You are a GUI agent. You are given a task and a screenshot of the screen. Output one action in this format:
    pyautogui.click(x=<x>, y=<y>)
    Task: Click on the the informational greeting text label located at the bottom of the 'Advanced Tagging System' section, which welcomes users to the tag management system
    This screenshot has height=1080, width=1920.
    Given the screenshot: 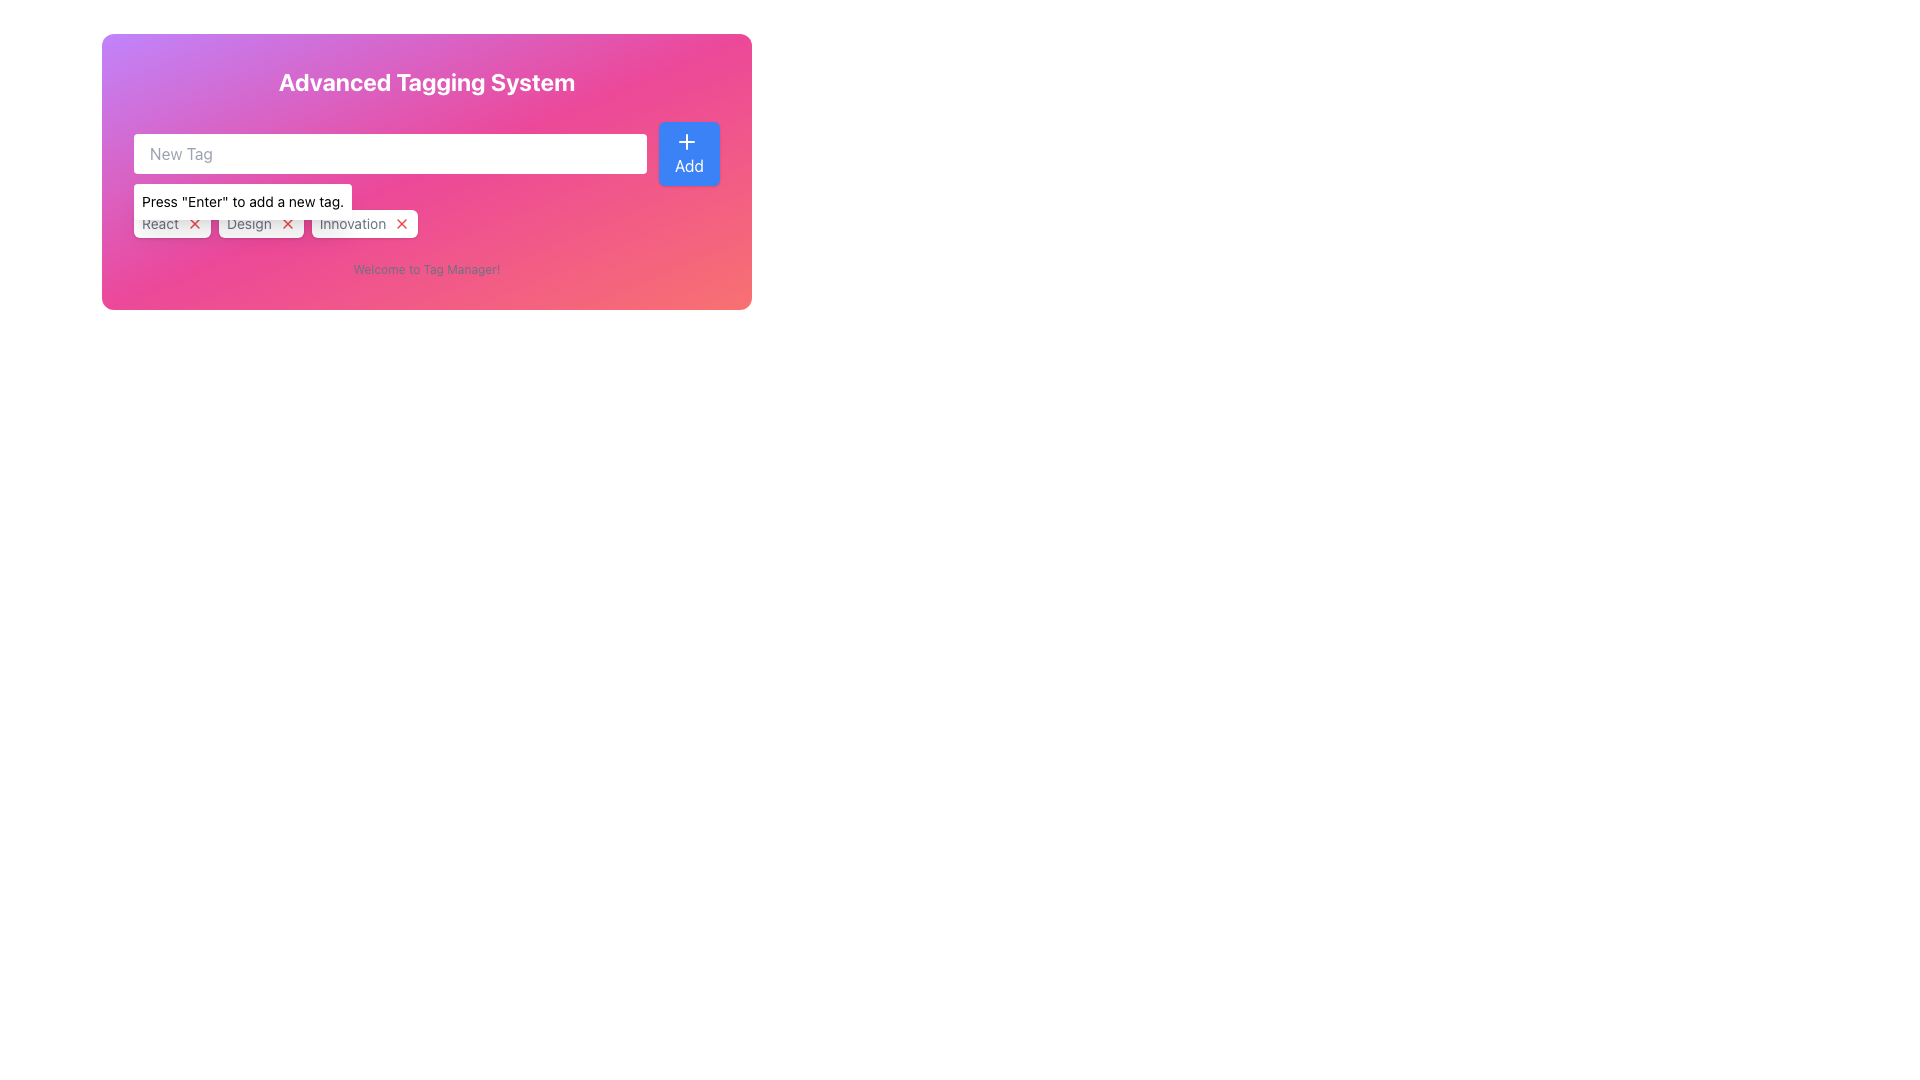 What is the action you would take?
    pyautogui.click(x=426, y=270)
    